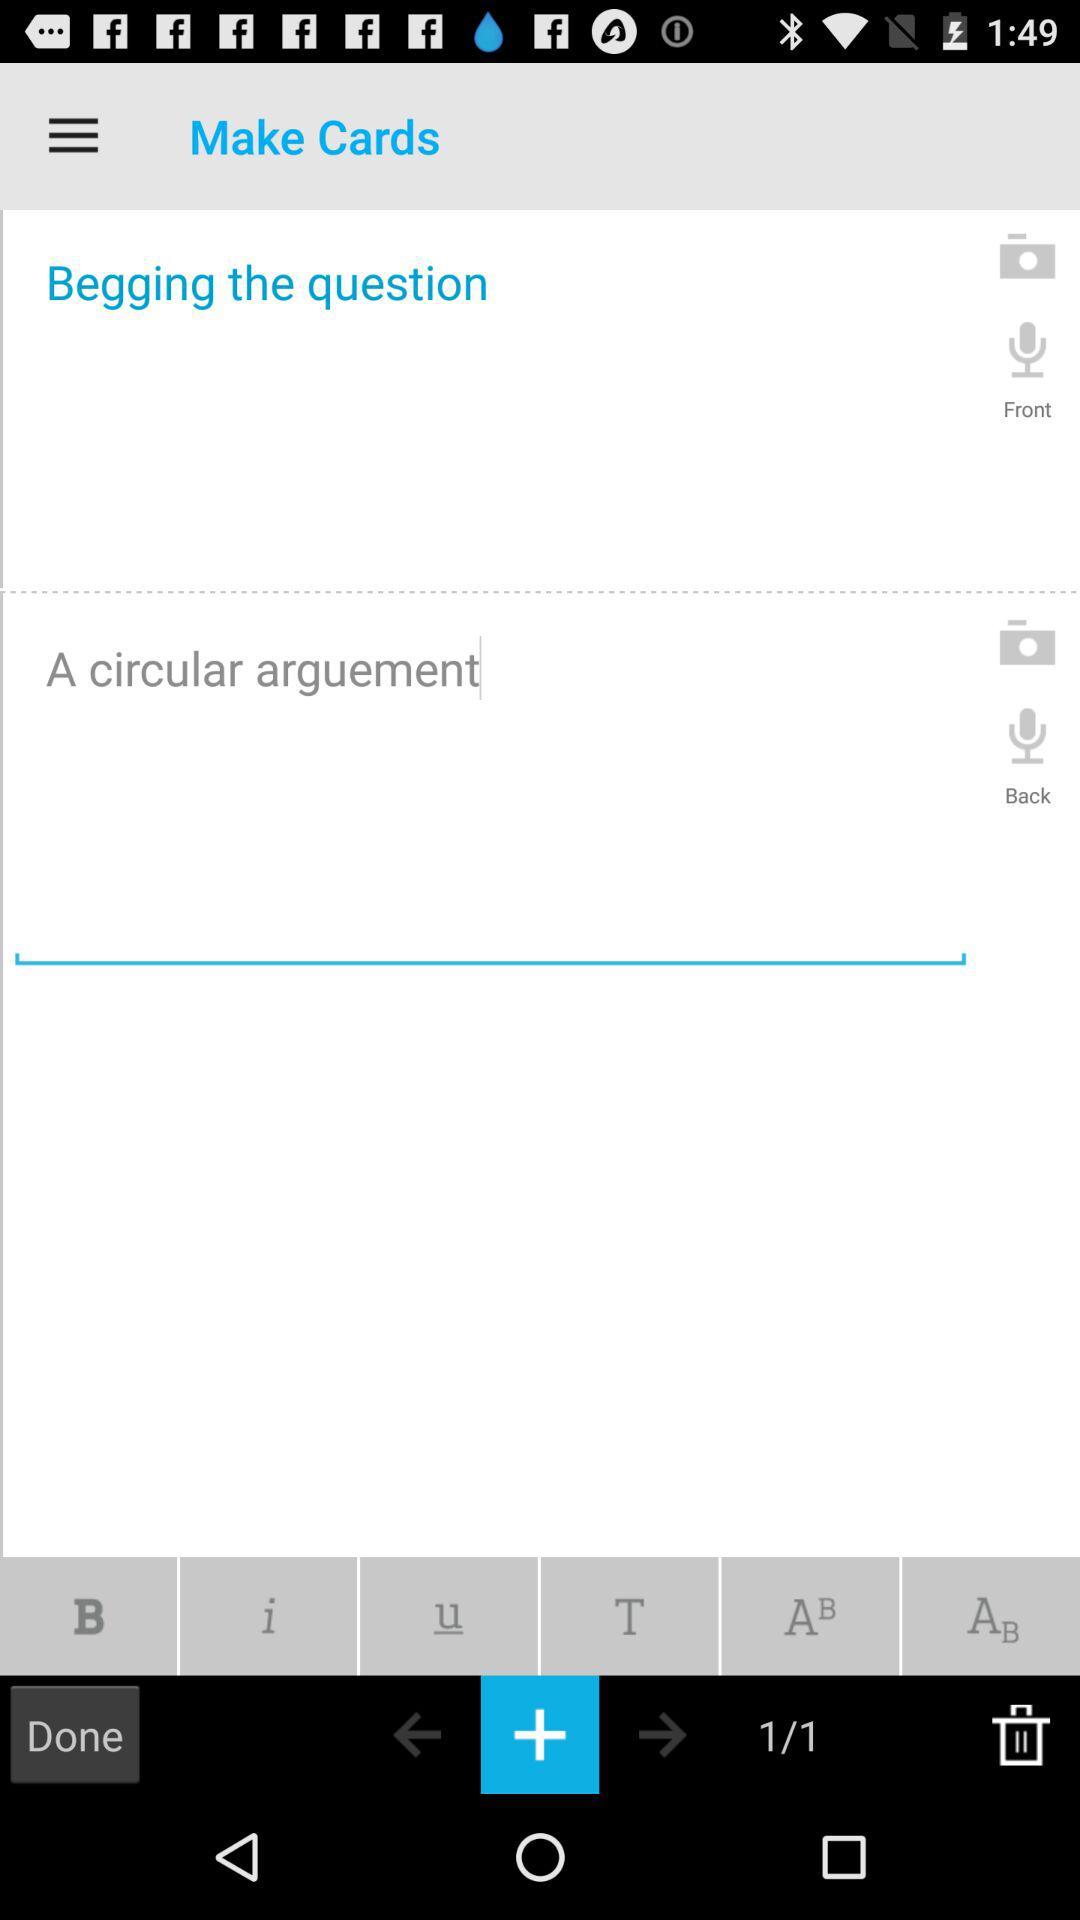  What do you see at coordinates (628, 1616) in the screenshot?
I see `icon below the a circular arguement icon` at bounding box center [628, 1616].